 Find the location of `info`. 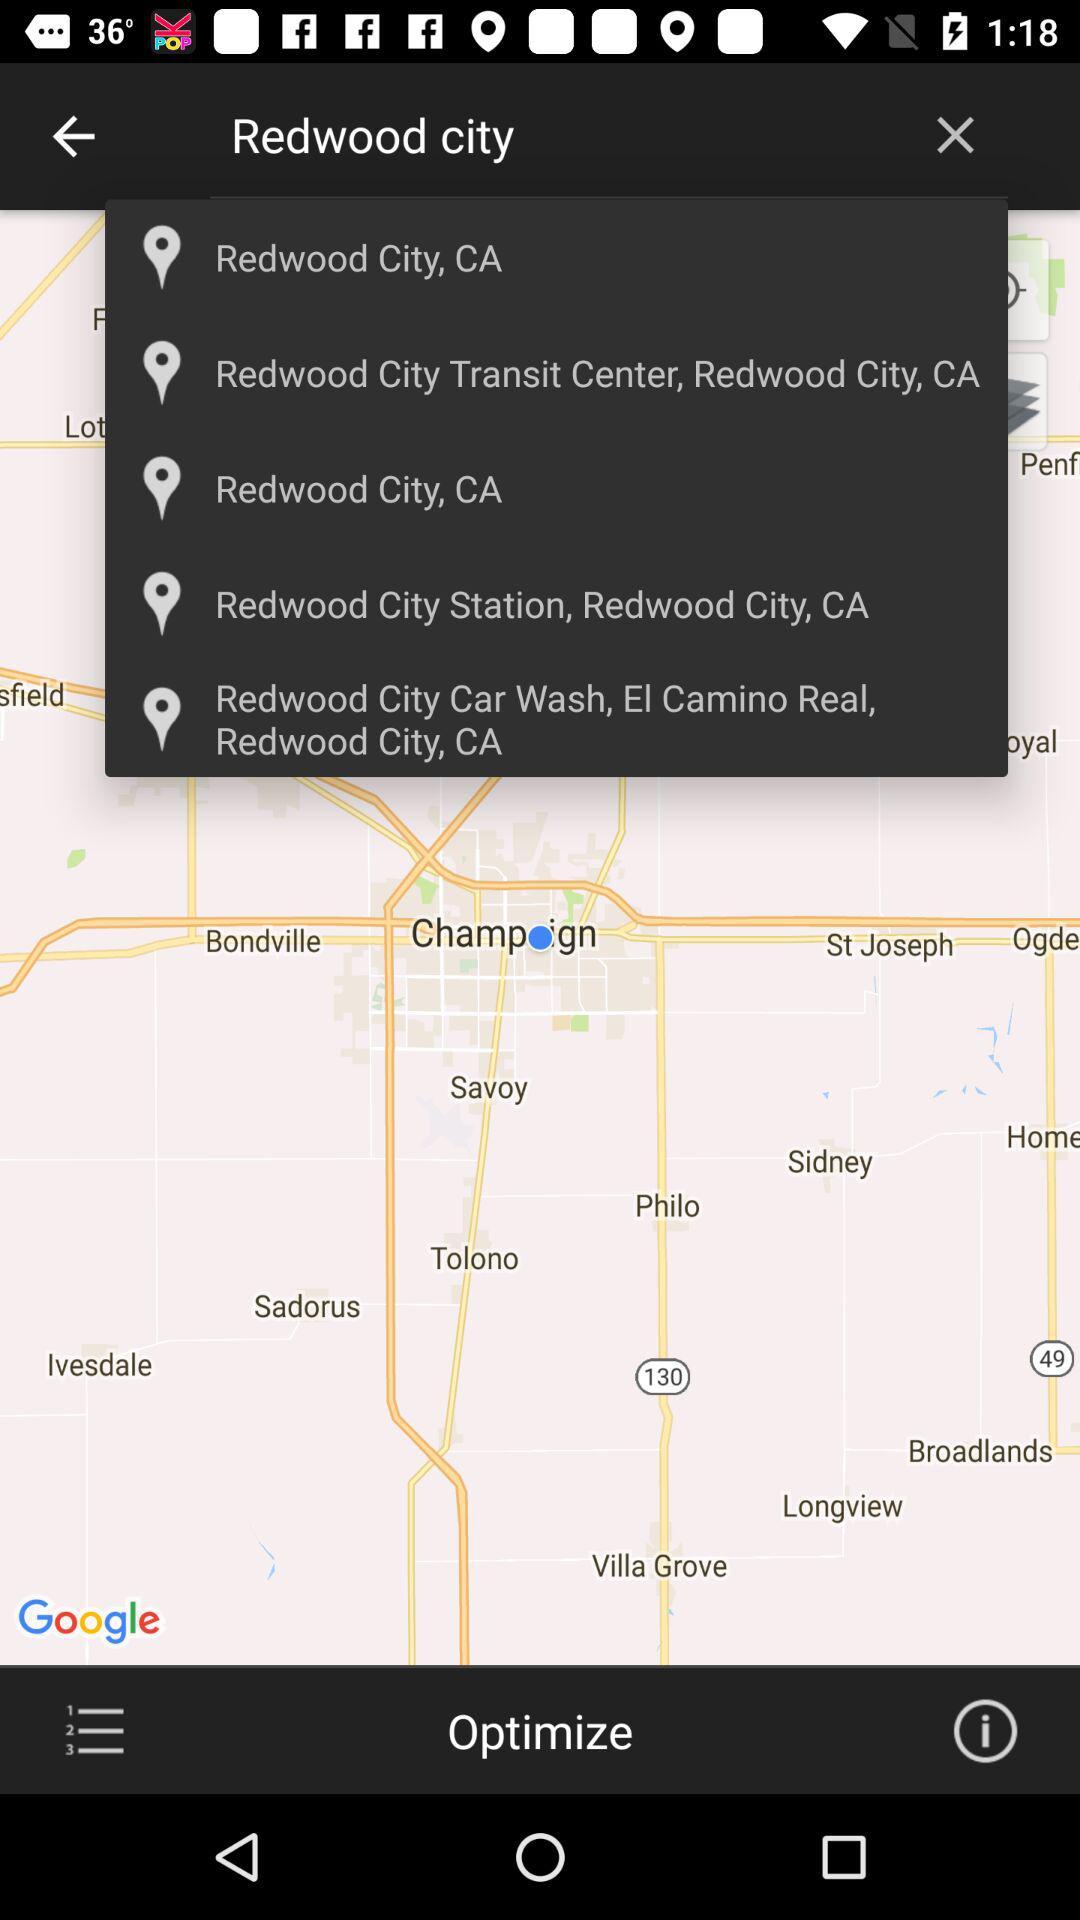

info is located at coordinates (984, 1730).